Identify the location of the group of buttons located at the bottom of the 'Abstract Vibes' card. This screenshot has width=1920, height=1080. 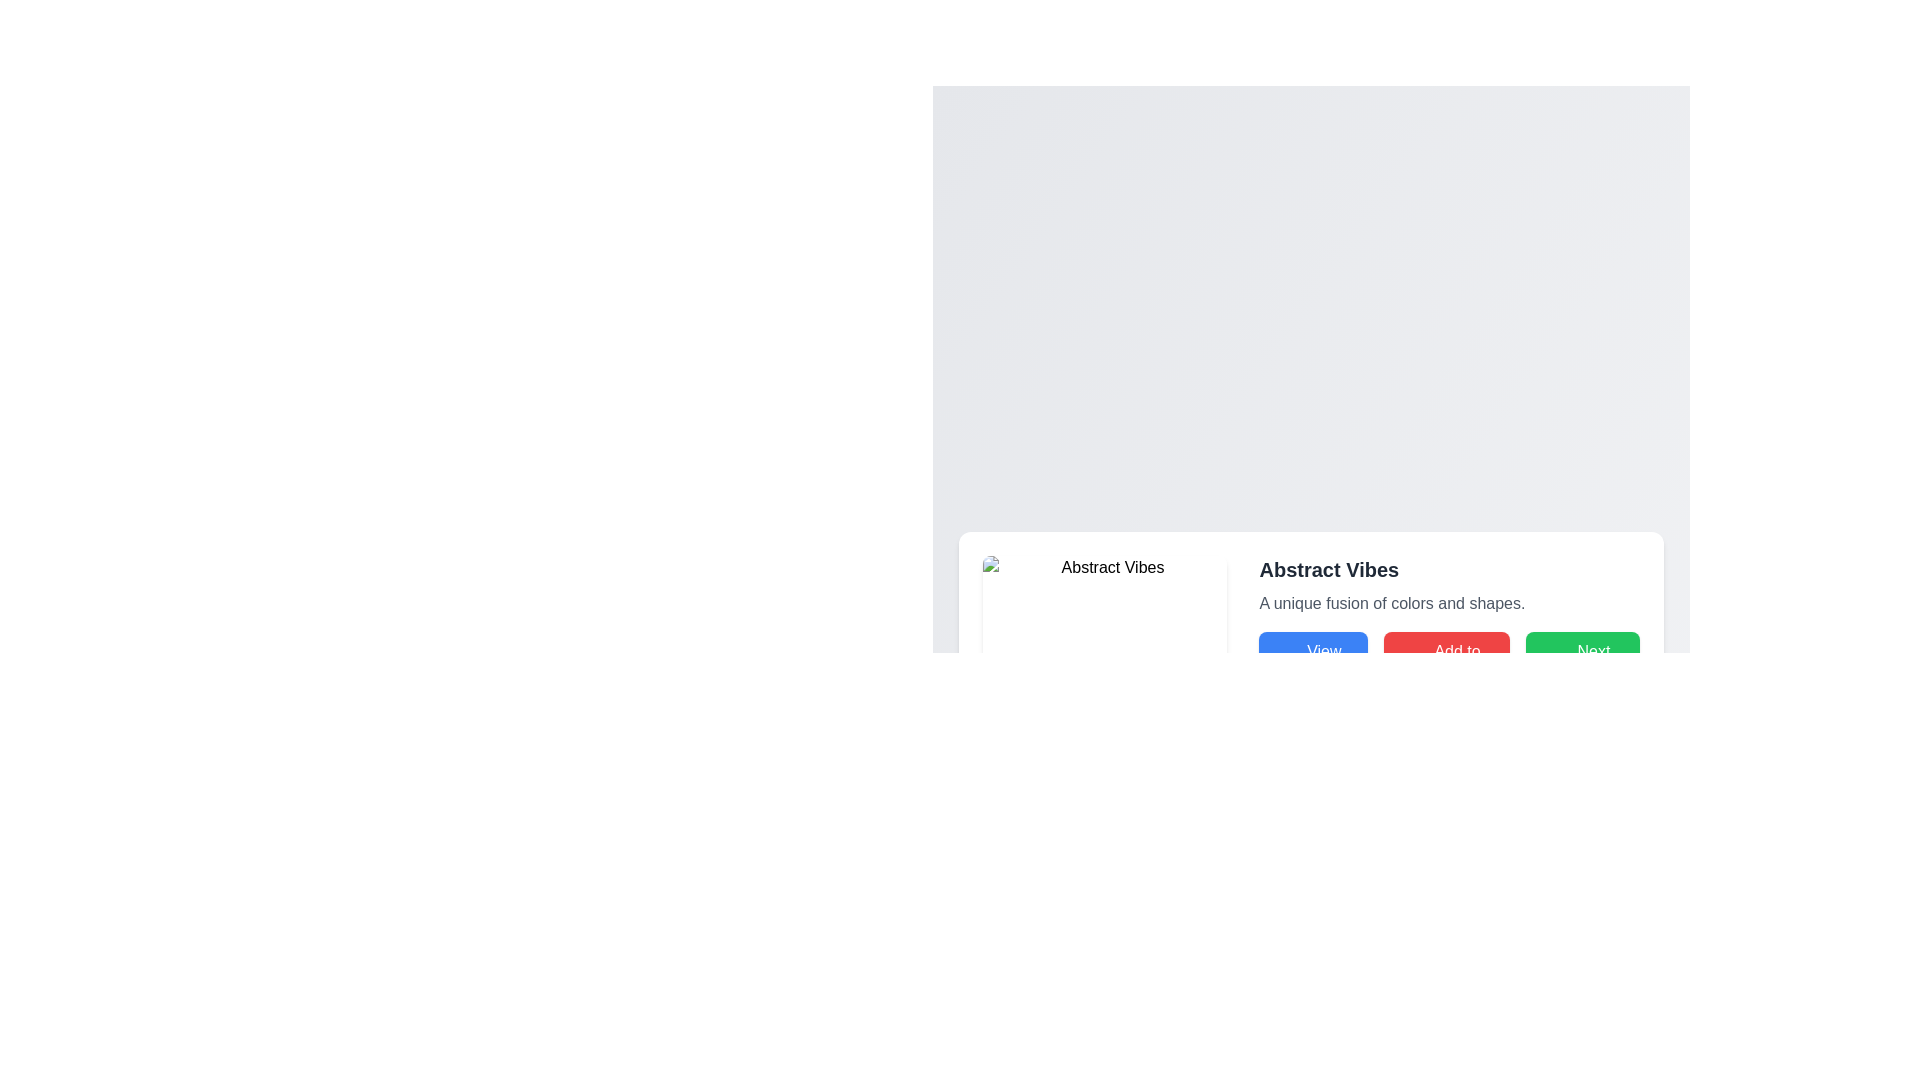
(1449, 663).